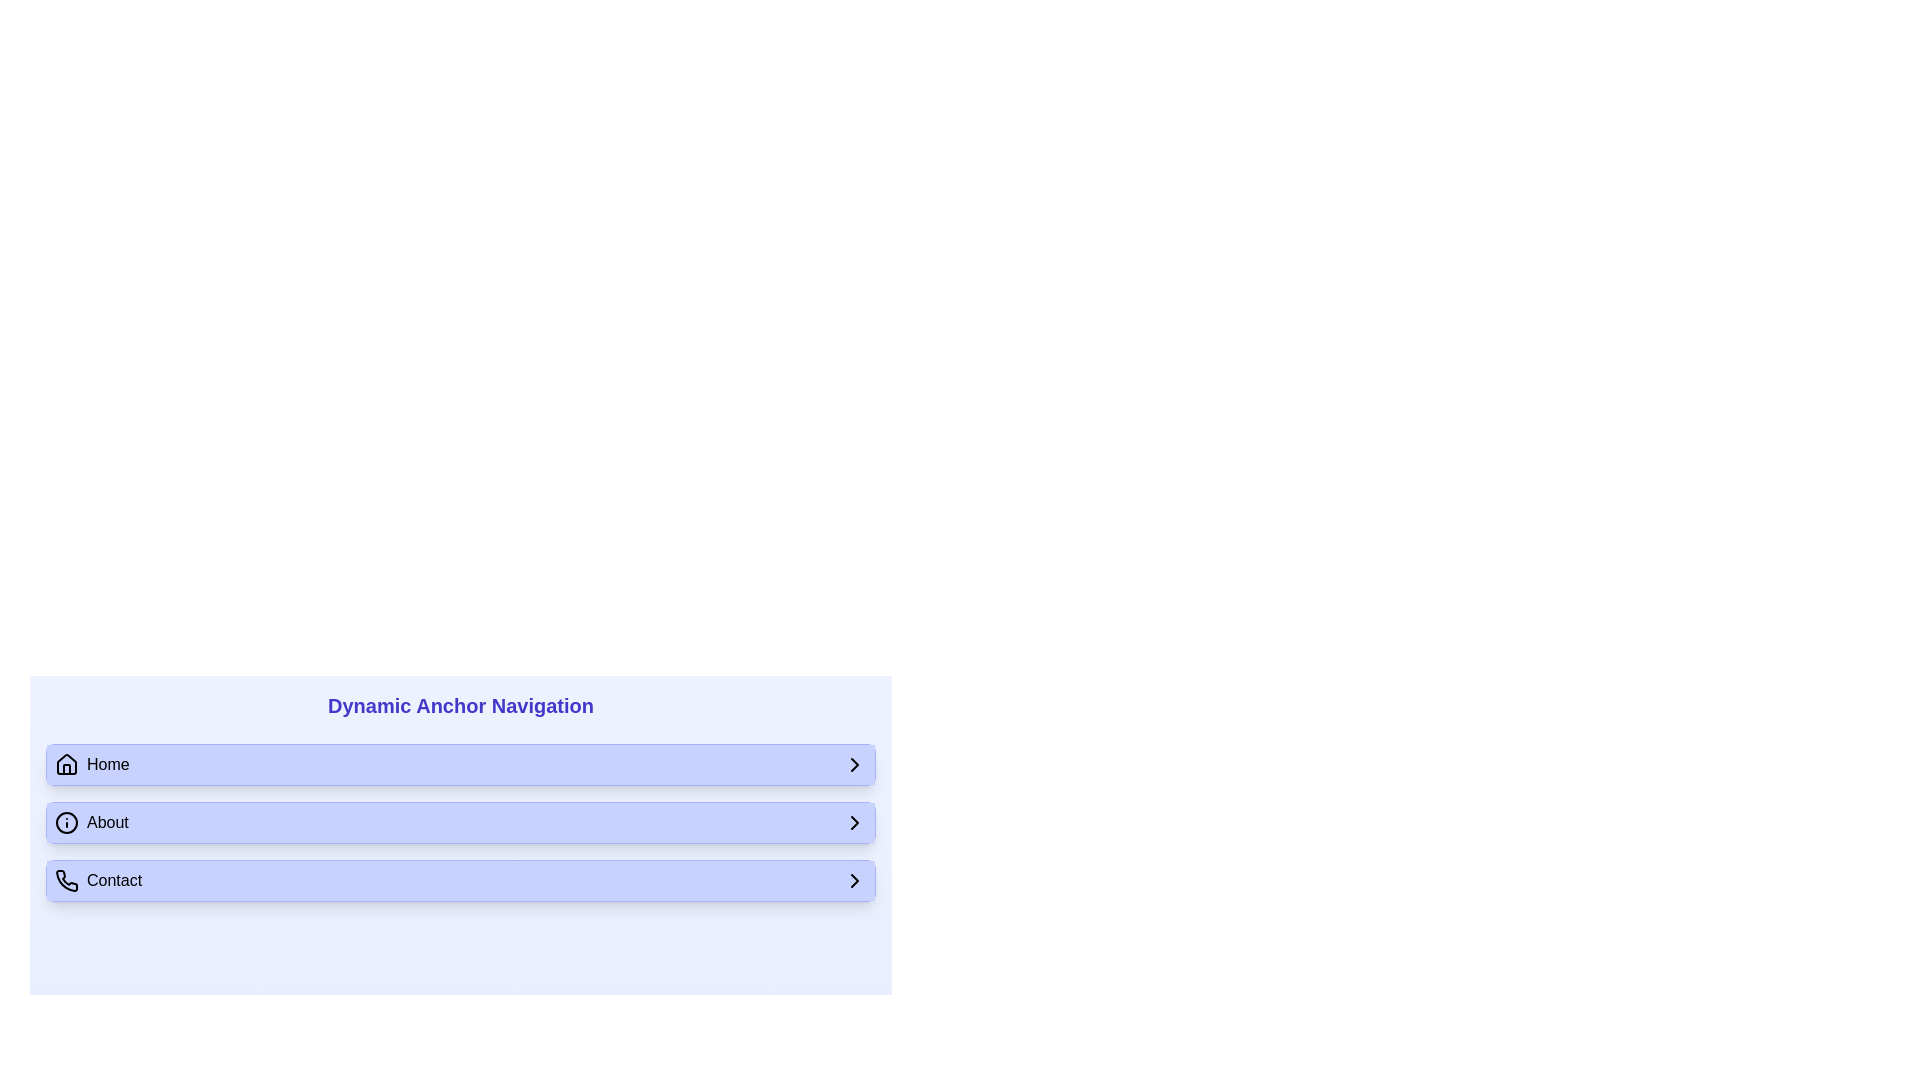 This screenshot has width=1920, height=1080. I want to click on the 'Contact' Navigation Button, which features a phone icon and bold text, located in the bottom-most row of the sidebar navigation panel, so click(97, 879).